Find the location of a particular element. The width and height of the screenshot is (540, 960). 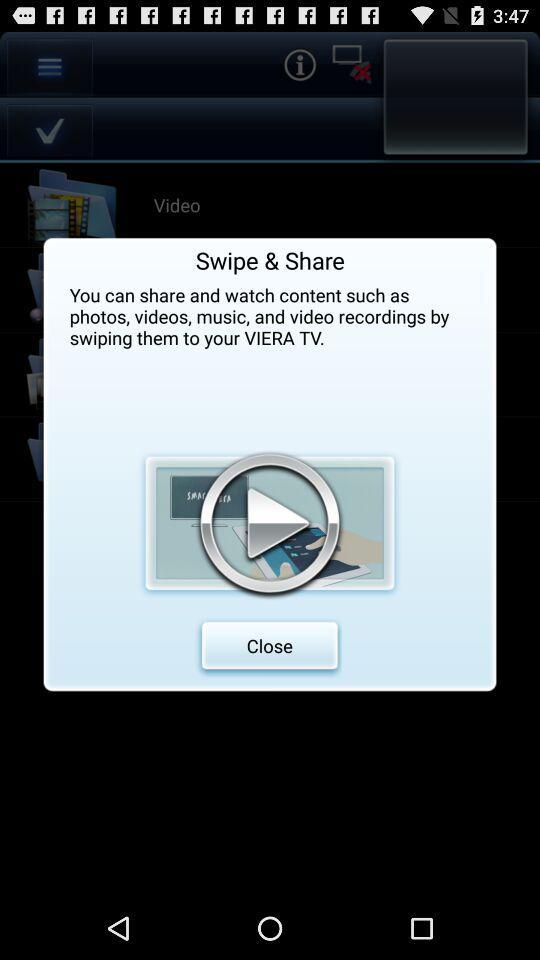

the option icon which is at the left side corner is located at coordinates (50, 67).